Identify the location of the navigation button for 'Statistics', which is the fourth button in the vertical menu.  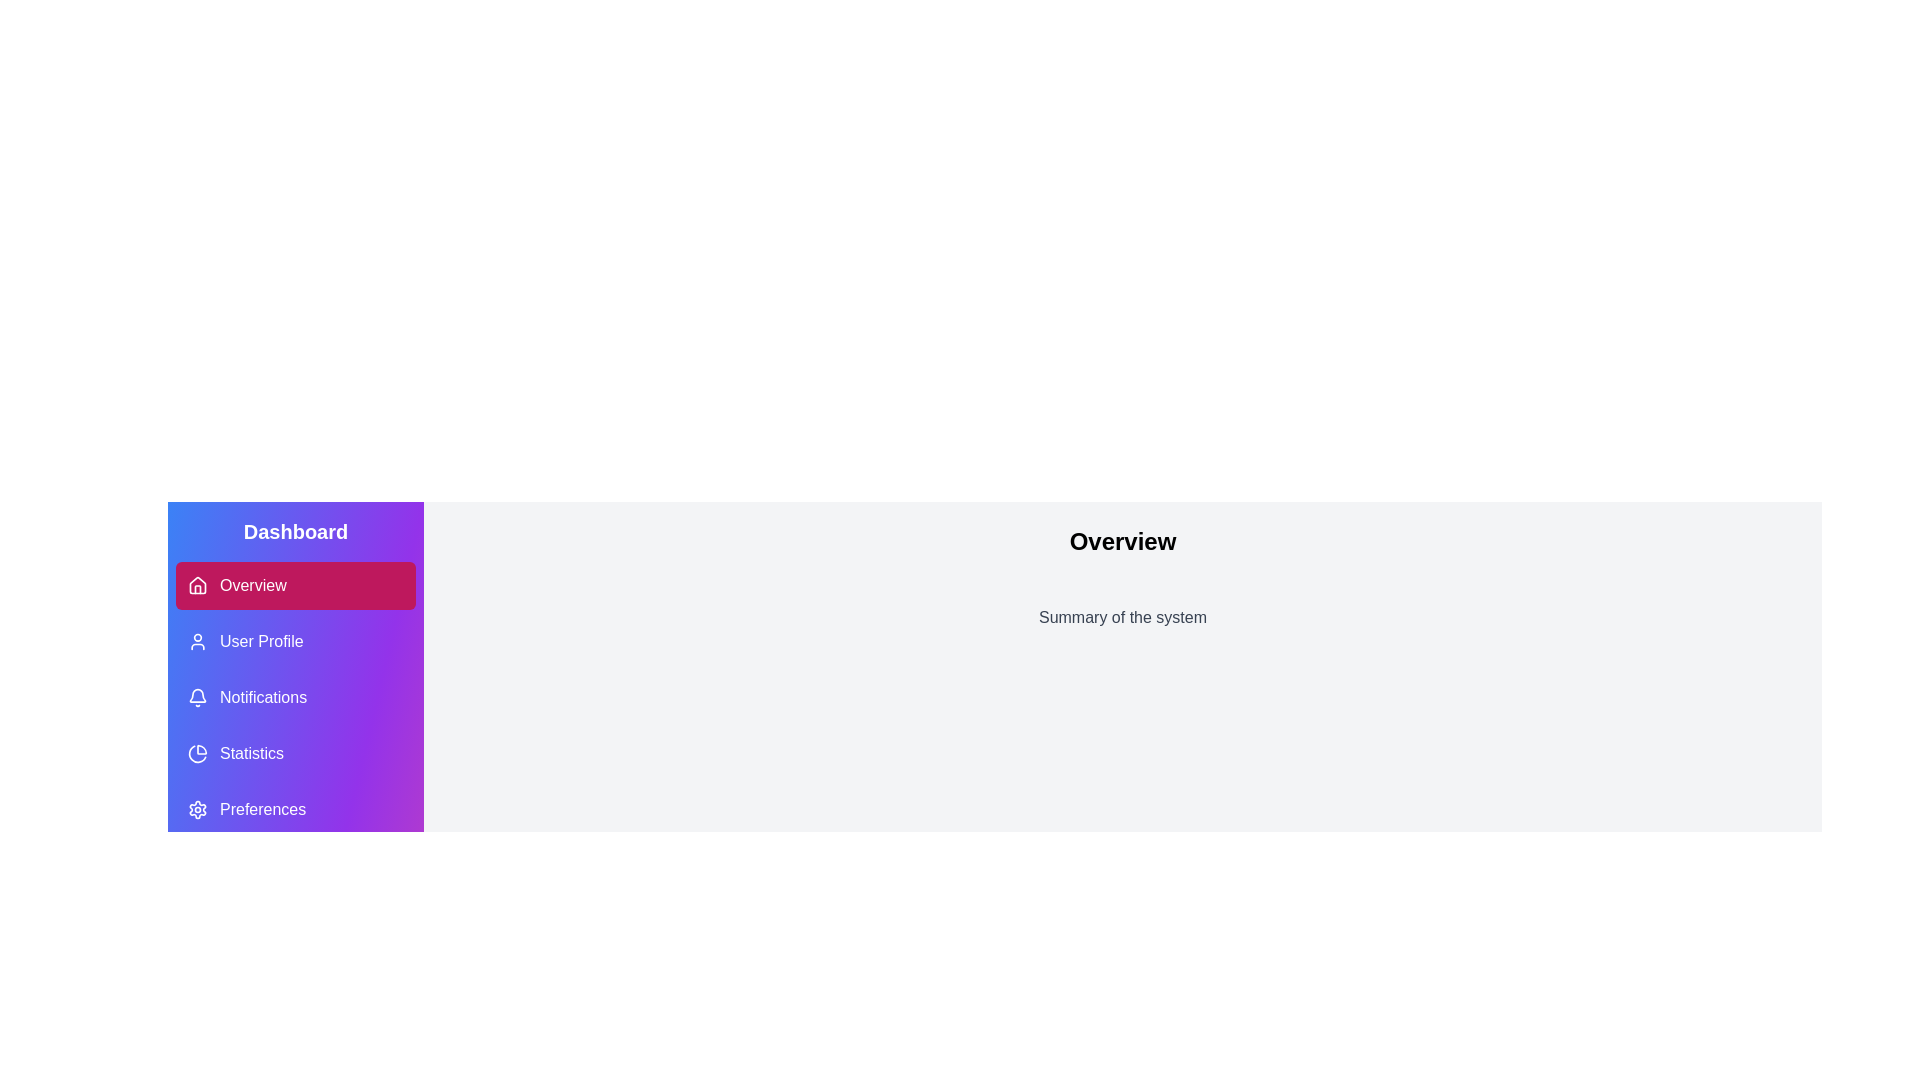
(295, 753).